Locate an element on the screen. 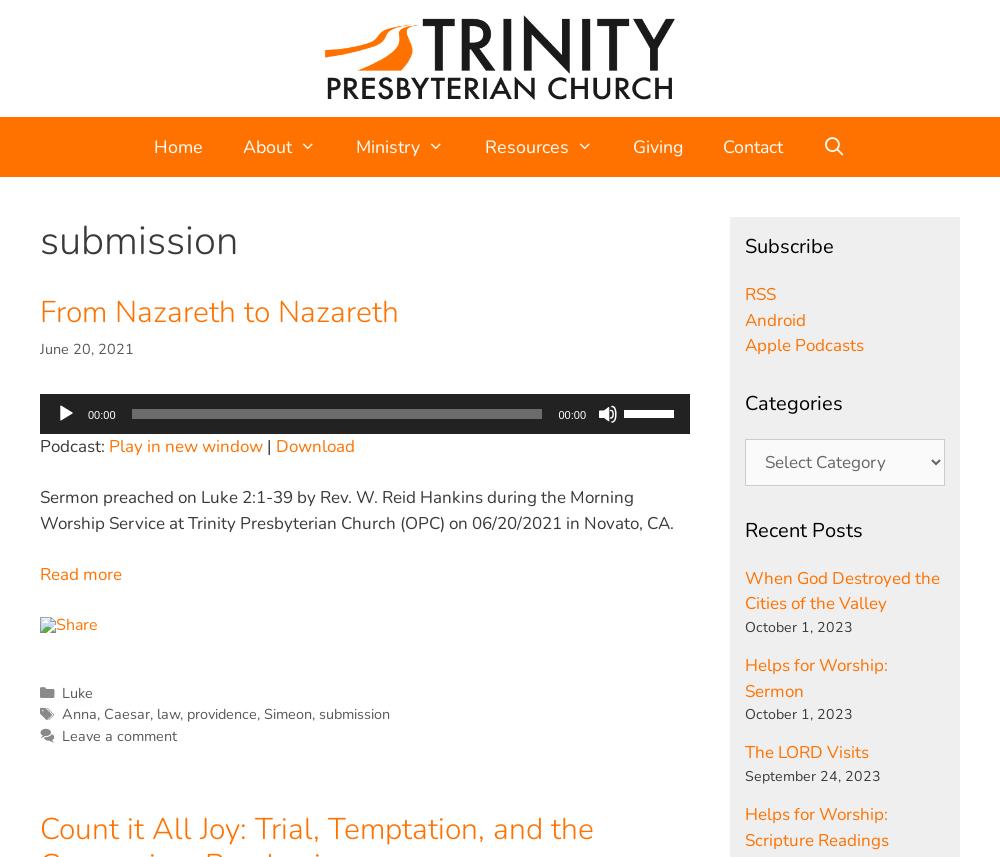  'Download' is located at coordinates (314, 445).